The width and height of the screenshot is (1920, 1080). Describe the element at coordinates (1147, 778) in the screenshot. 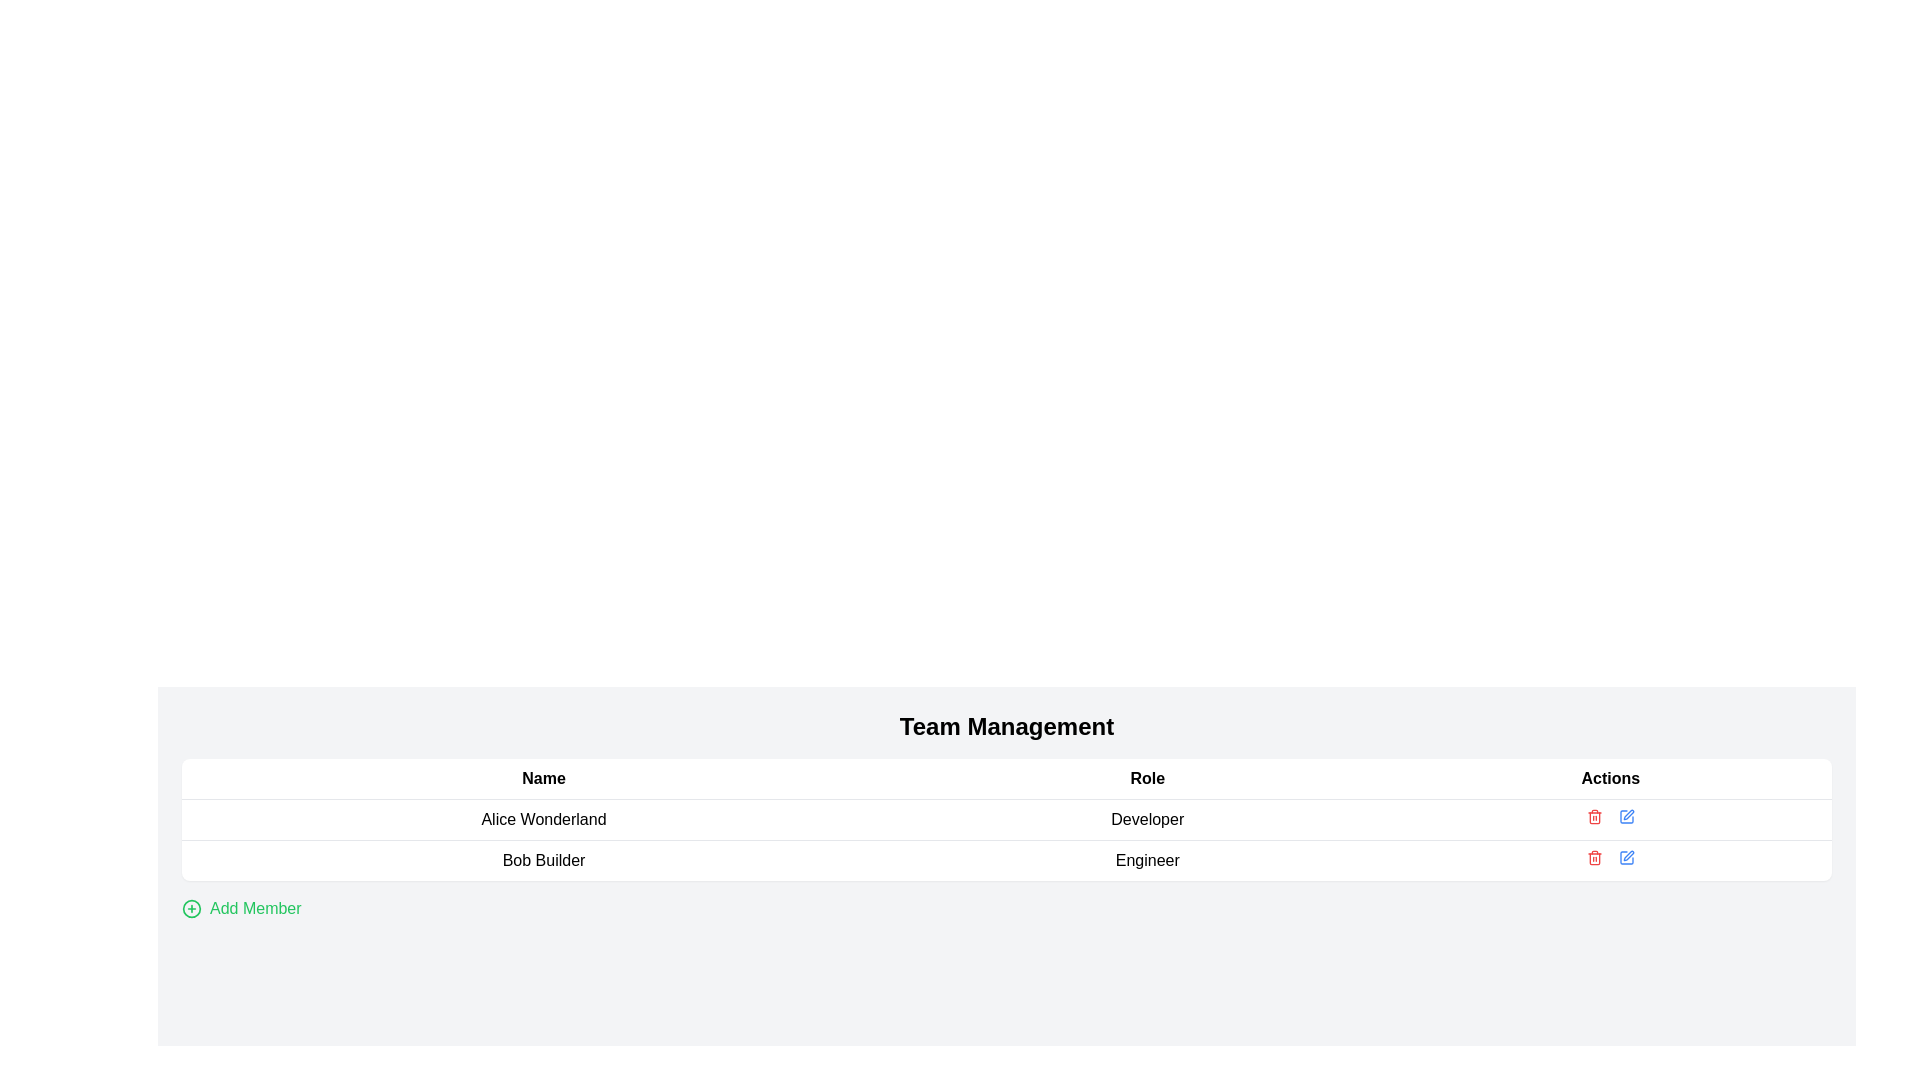

I see `the 'Role' column header text label, which is the second column in the 'Team Management' section of the table` at that location.